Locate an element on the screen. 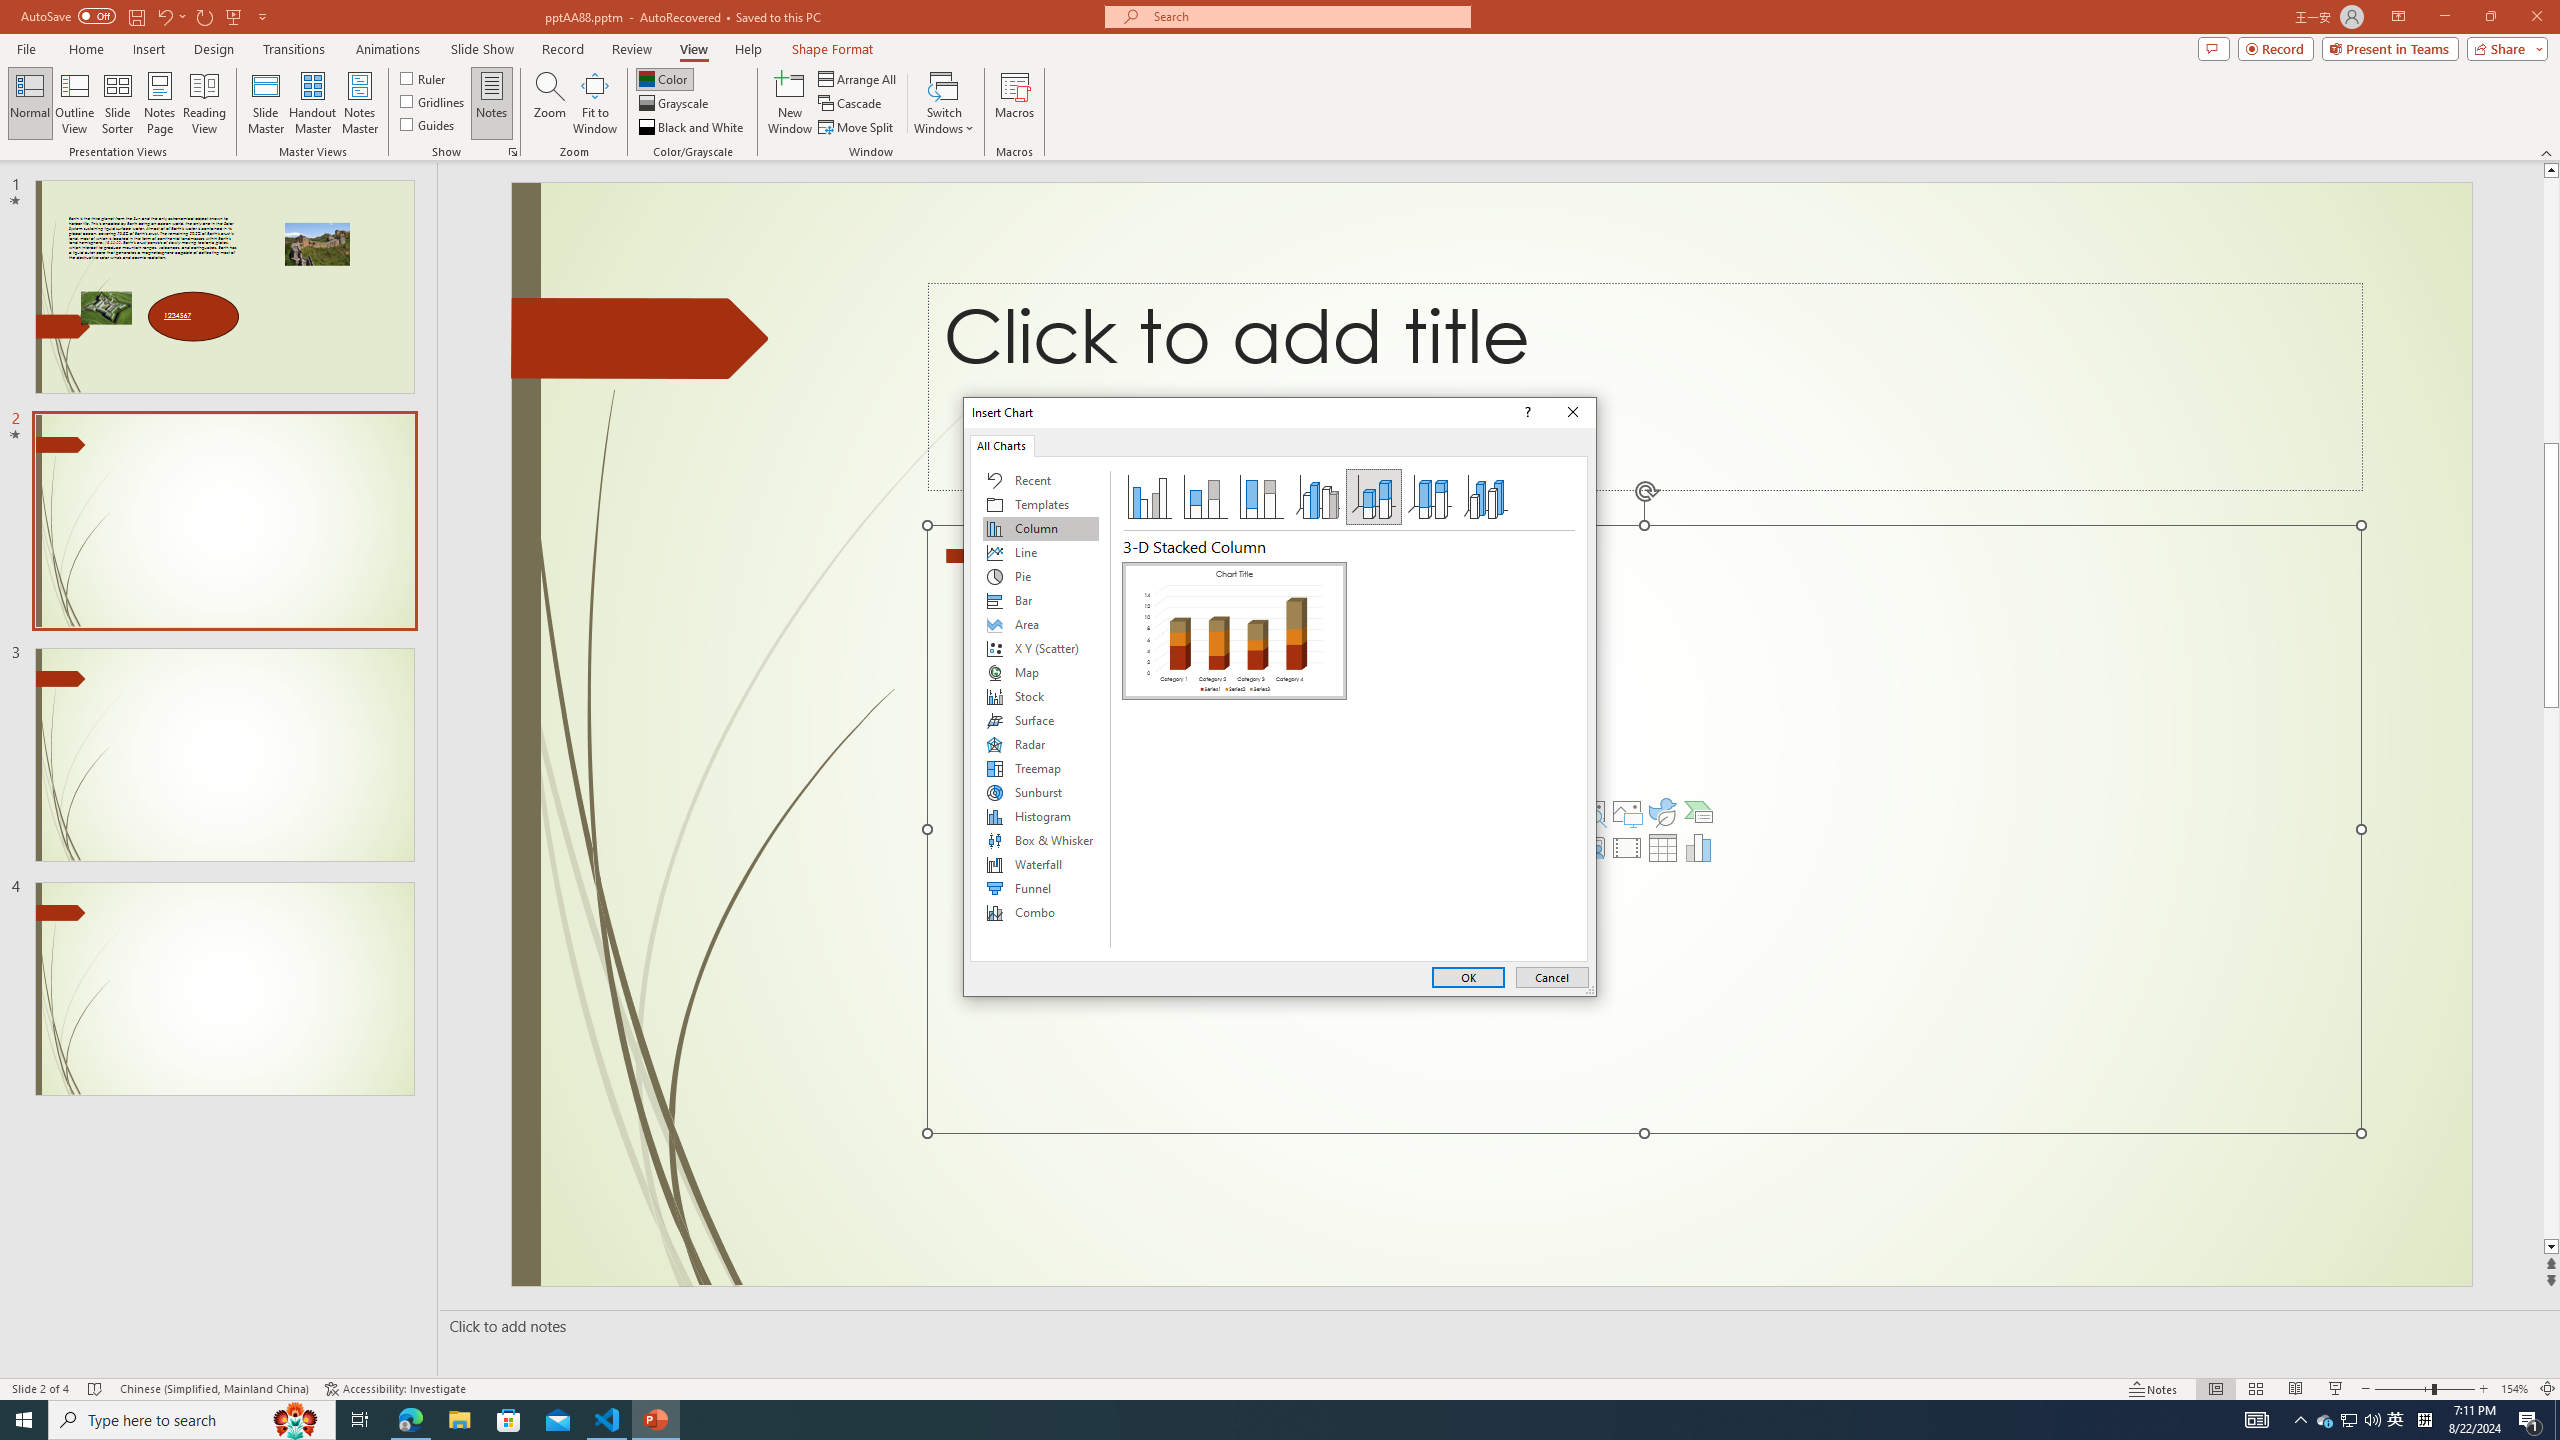 This screenshot has width=2560, height=1440. 'Bar' is located at coordinates (1039, 601).